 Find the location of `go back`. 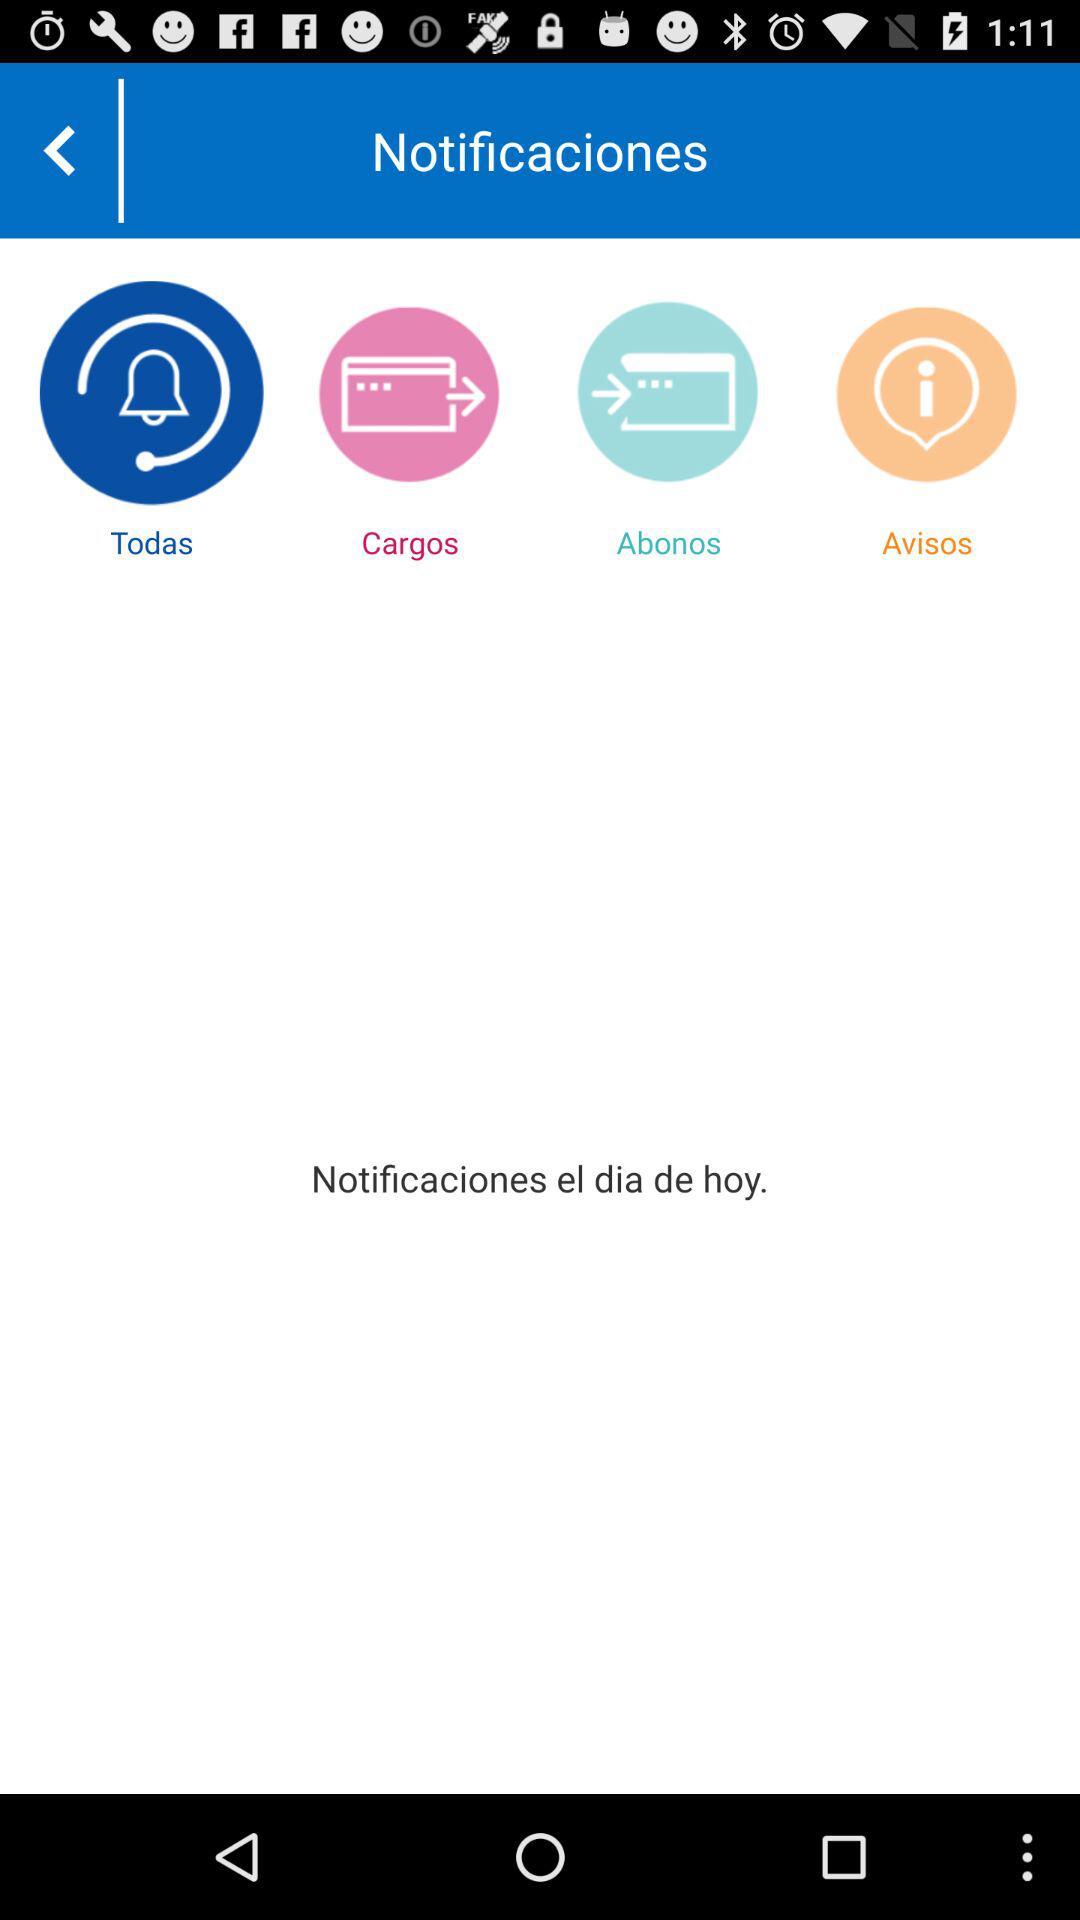

go back is located at coordinates (58, 149).